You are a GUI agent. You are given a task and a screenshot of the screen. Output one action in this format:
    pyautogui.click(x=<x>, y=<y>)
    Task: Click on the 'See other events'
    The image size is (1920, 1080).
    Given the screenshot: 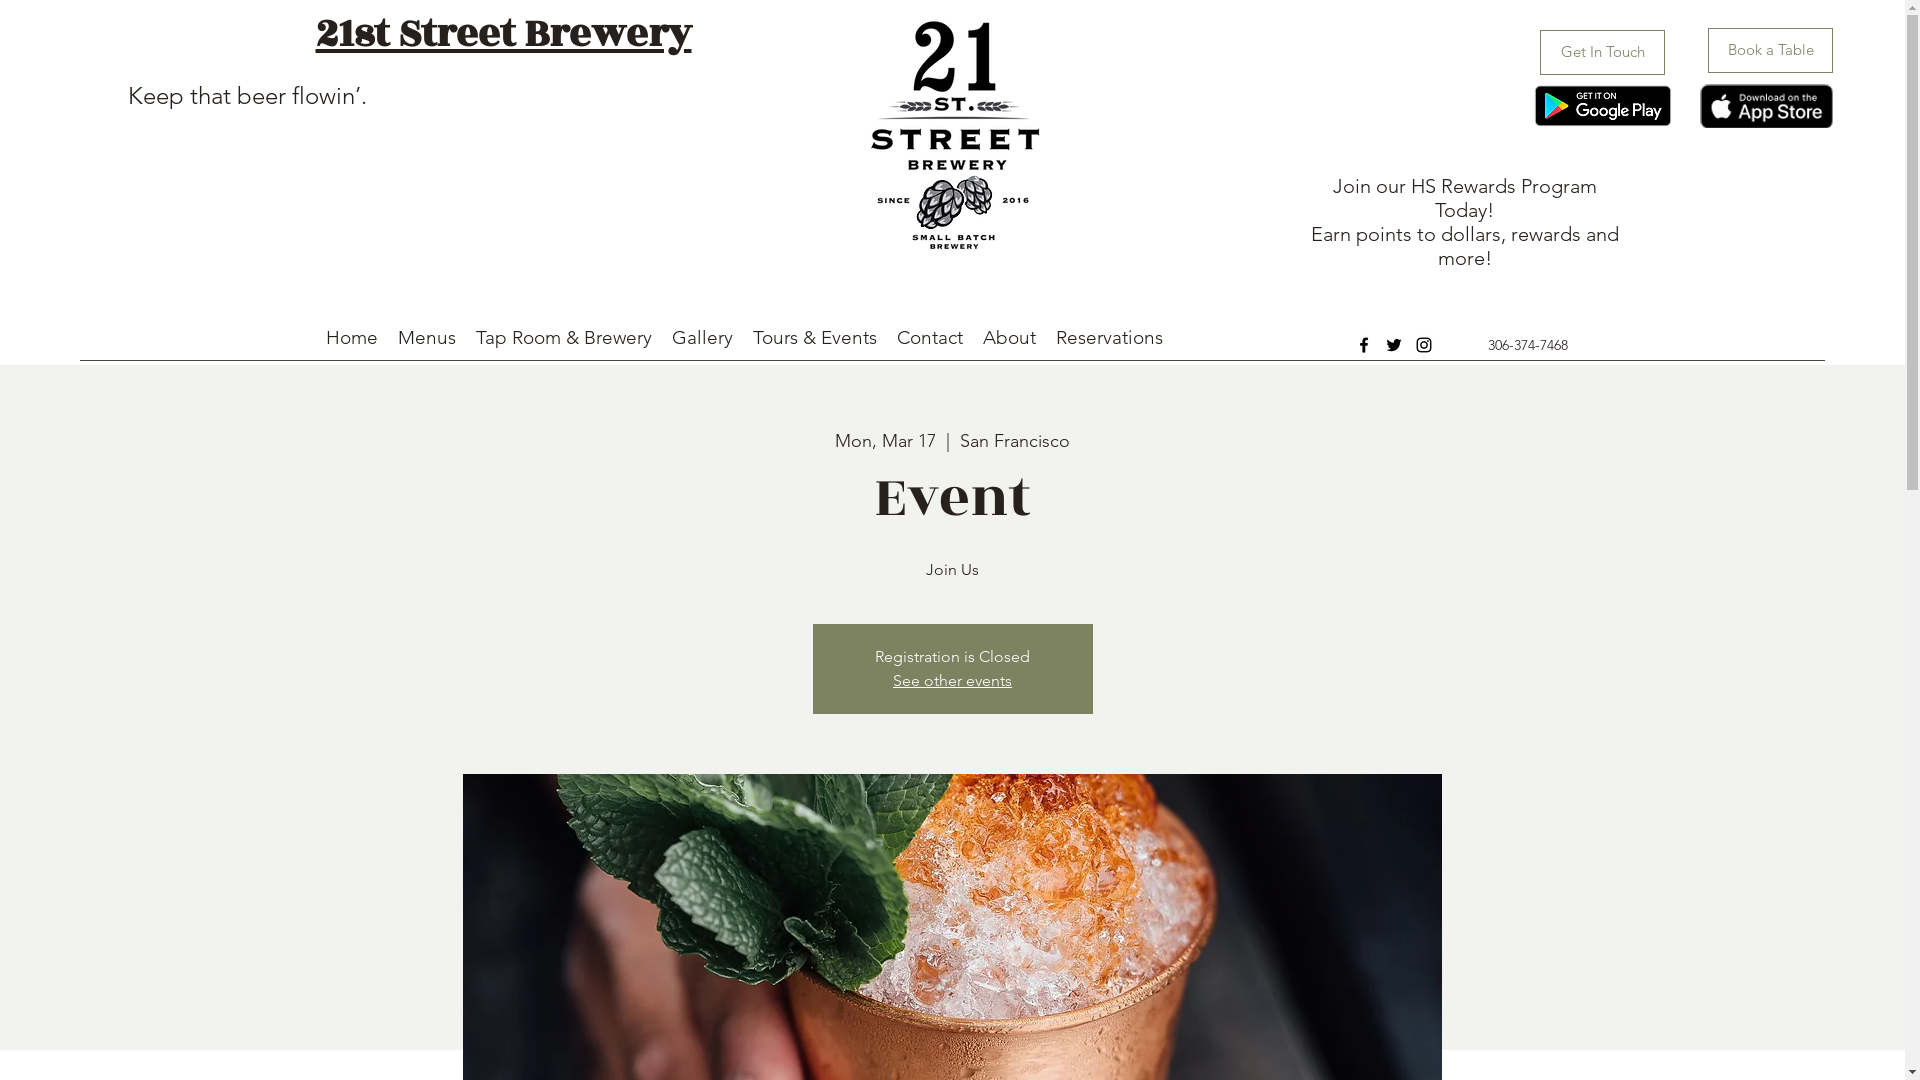 What is the action you would take?
    pyautogui.click(x=891, y=679)
    